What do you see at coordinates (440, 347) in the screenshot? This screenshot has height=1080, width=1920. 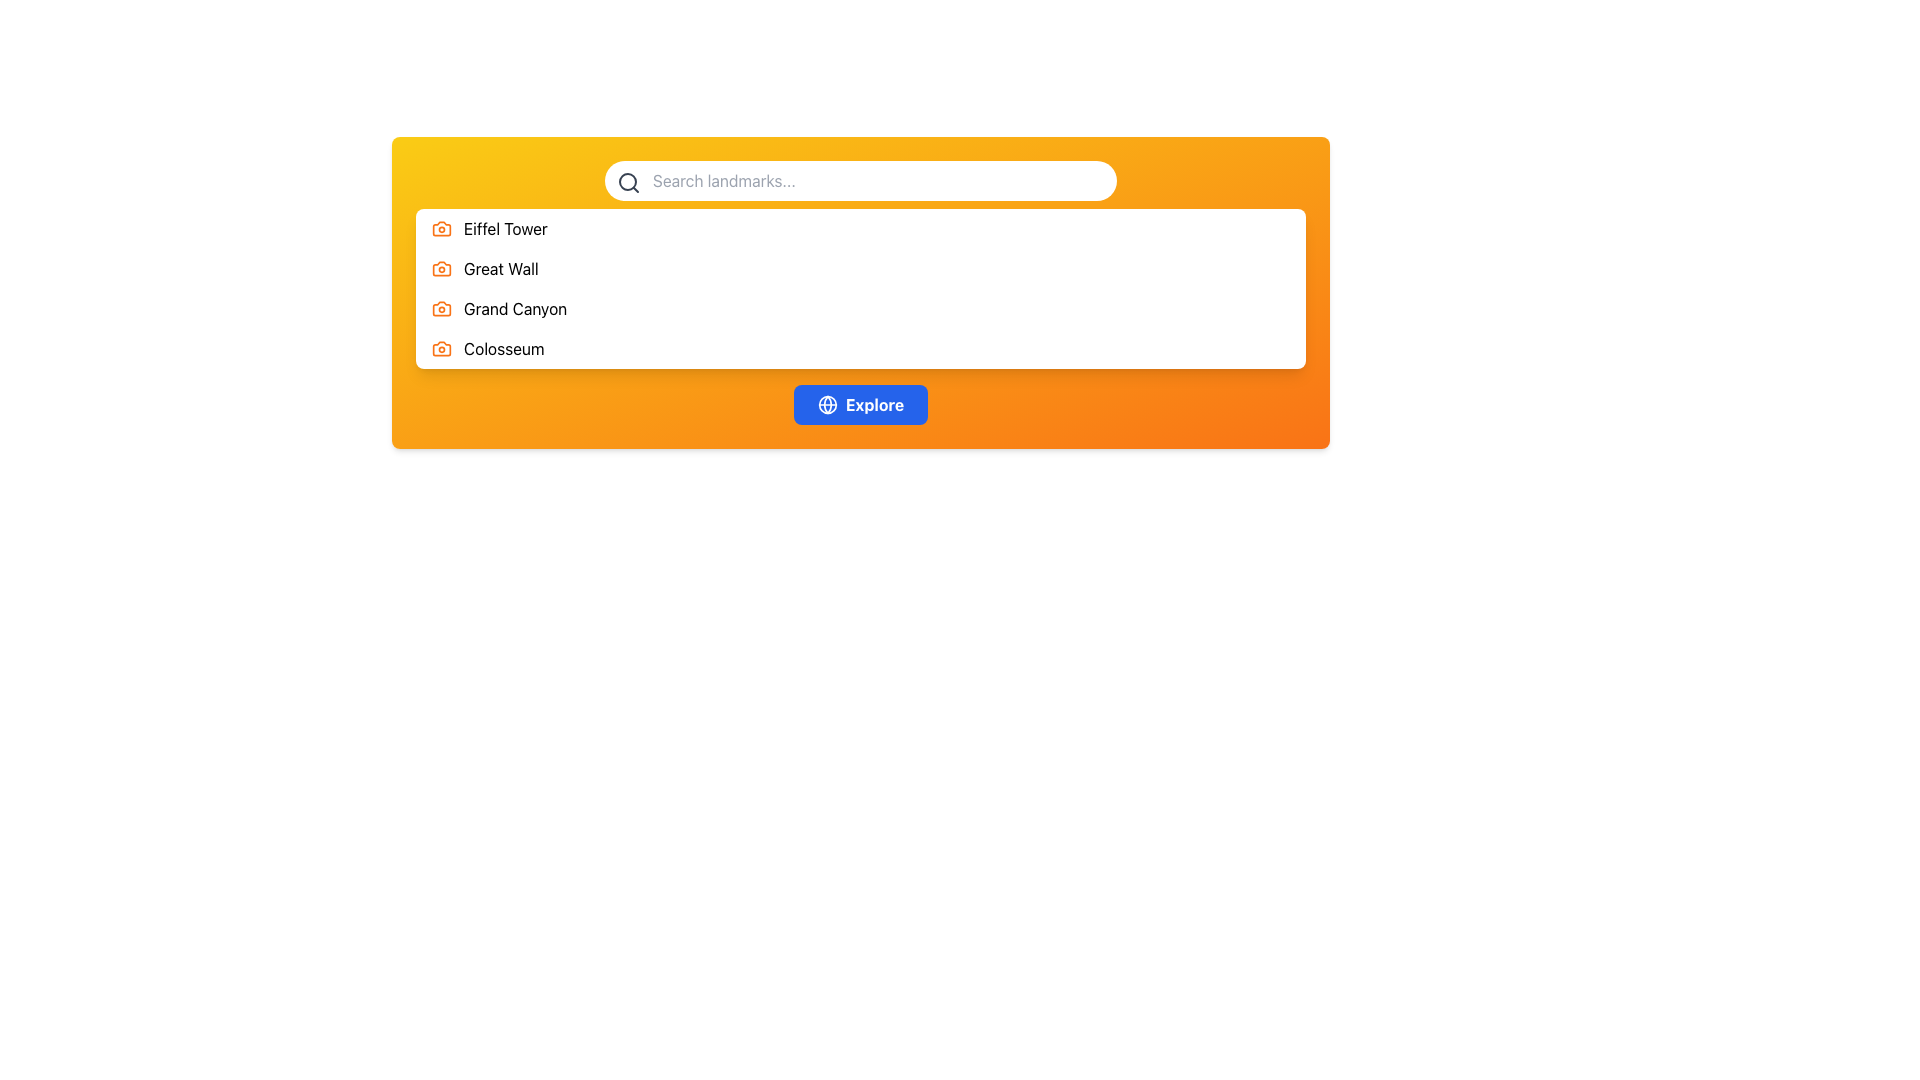 I see `camera icon associated with the list item 'Colosseum', which is located next to the text label 'Colosseum' in the list of landmarks` at bounding box center [440, 347].